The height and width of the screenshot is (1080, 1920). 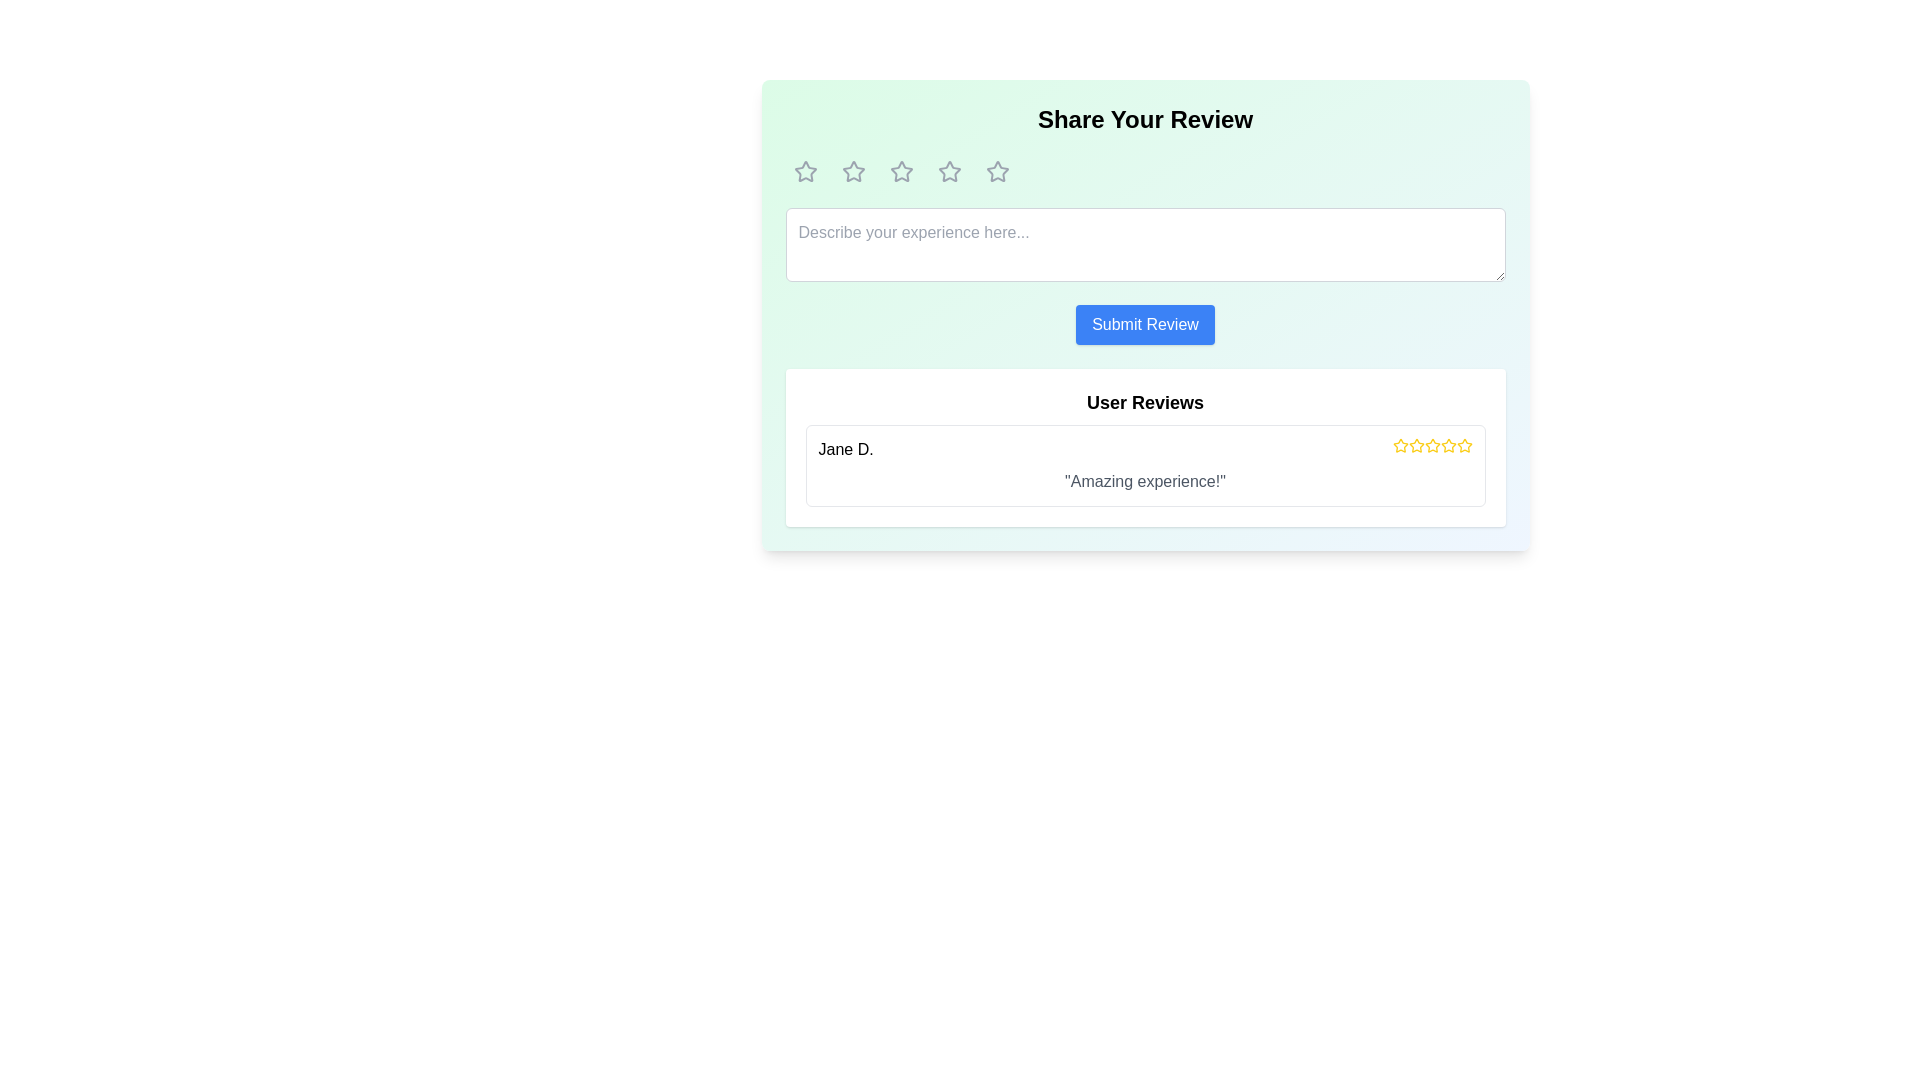 What do you see at coordinates (888, 171) in the screenshot?
I see `the rating` at bounding box center [888, 171].